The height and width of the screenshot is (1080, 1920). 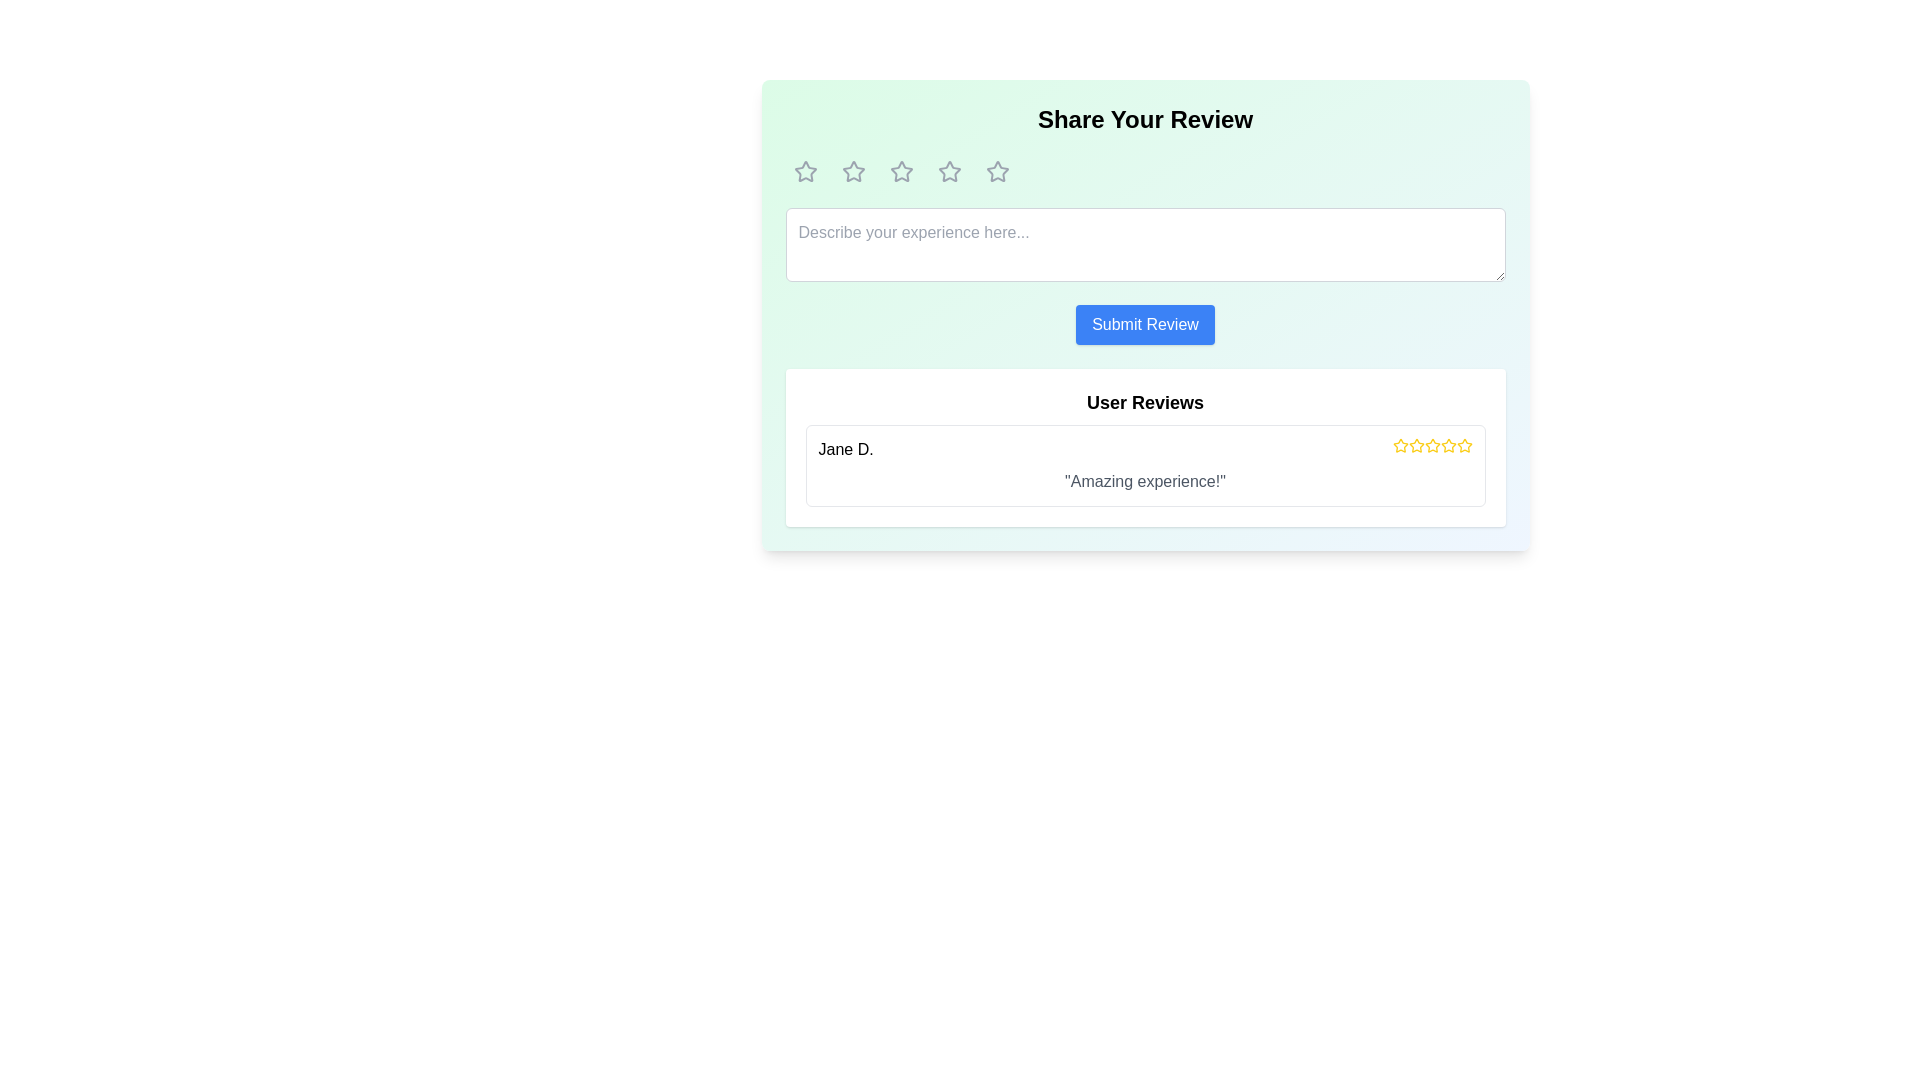 What do you see at coordinates (888, 171) in the screenshot?
I see `the rating` at bounding box center [888, 171].